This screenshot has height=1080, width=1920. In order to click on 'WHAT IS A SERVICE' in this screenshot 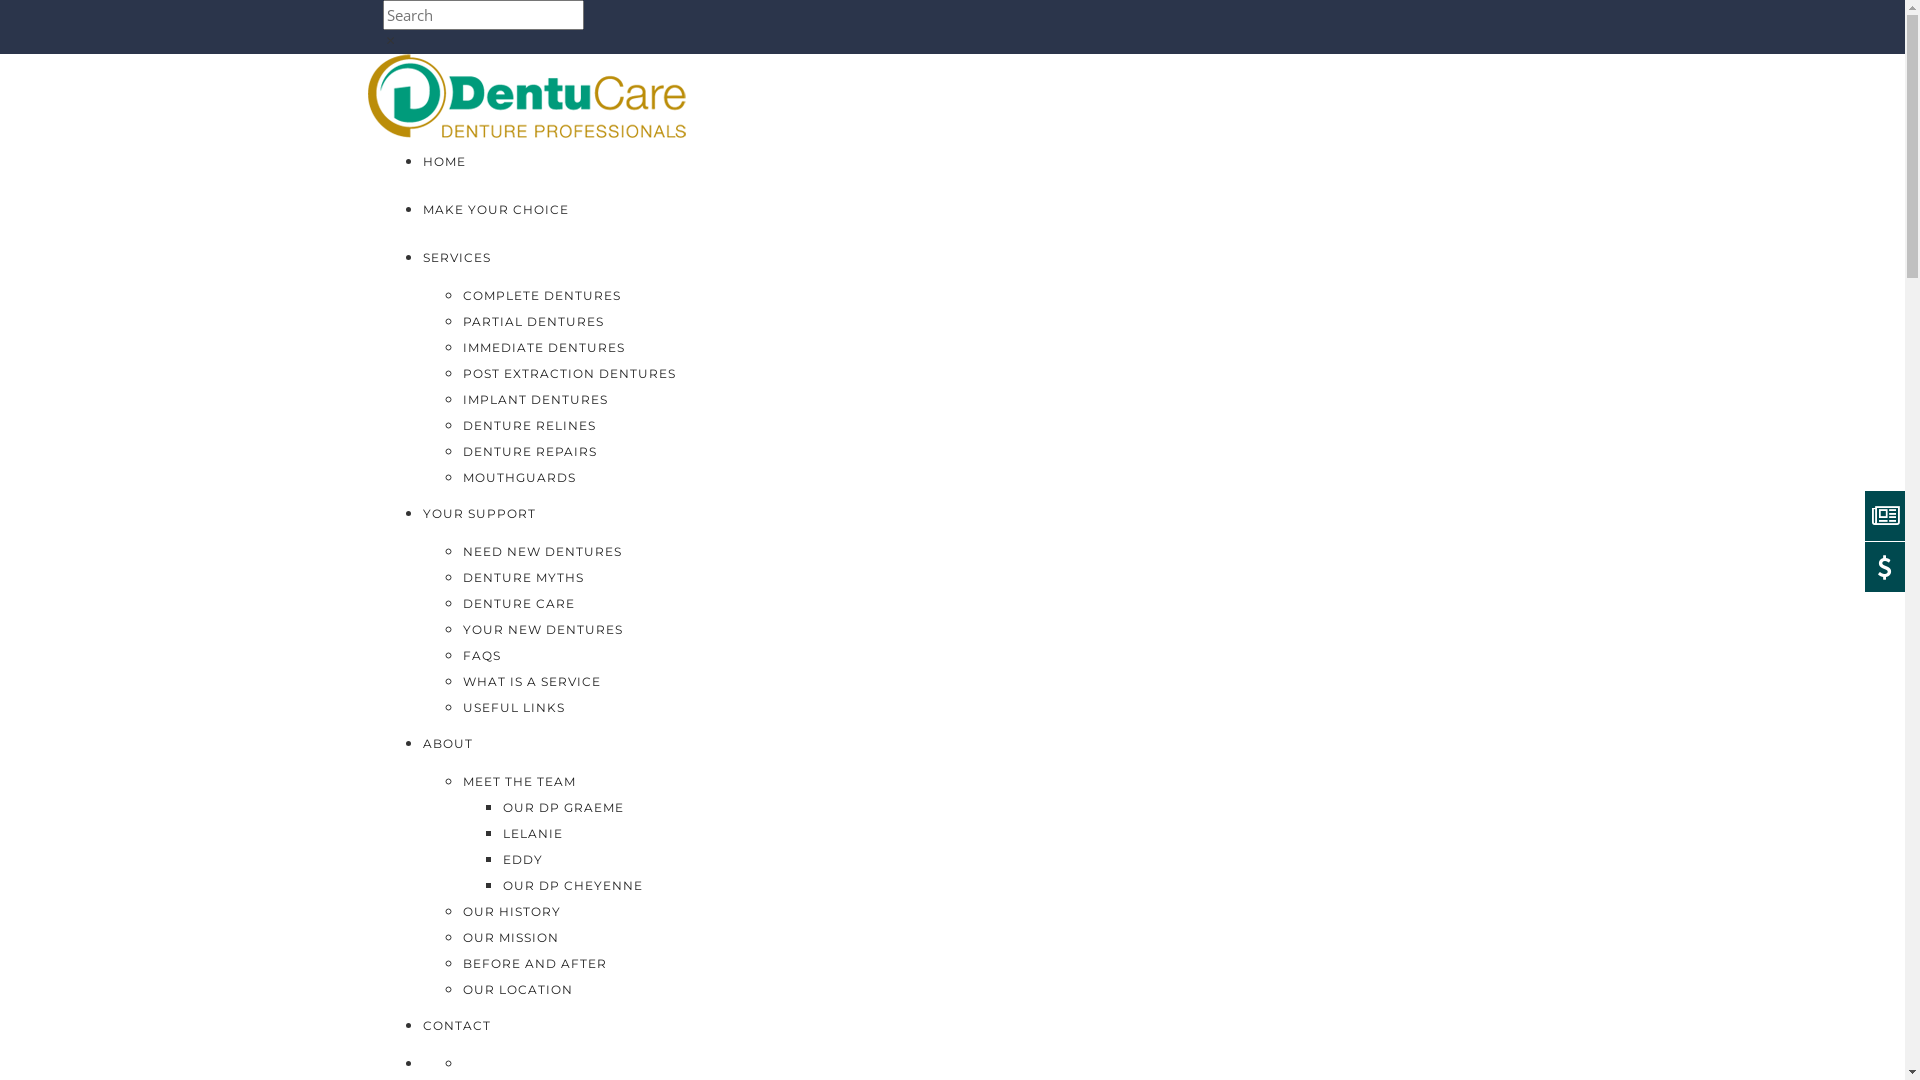, I will do `click(460, 680)`.